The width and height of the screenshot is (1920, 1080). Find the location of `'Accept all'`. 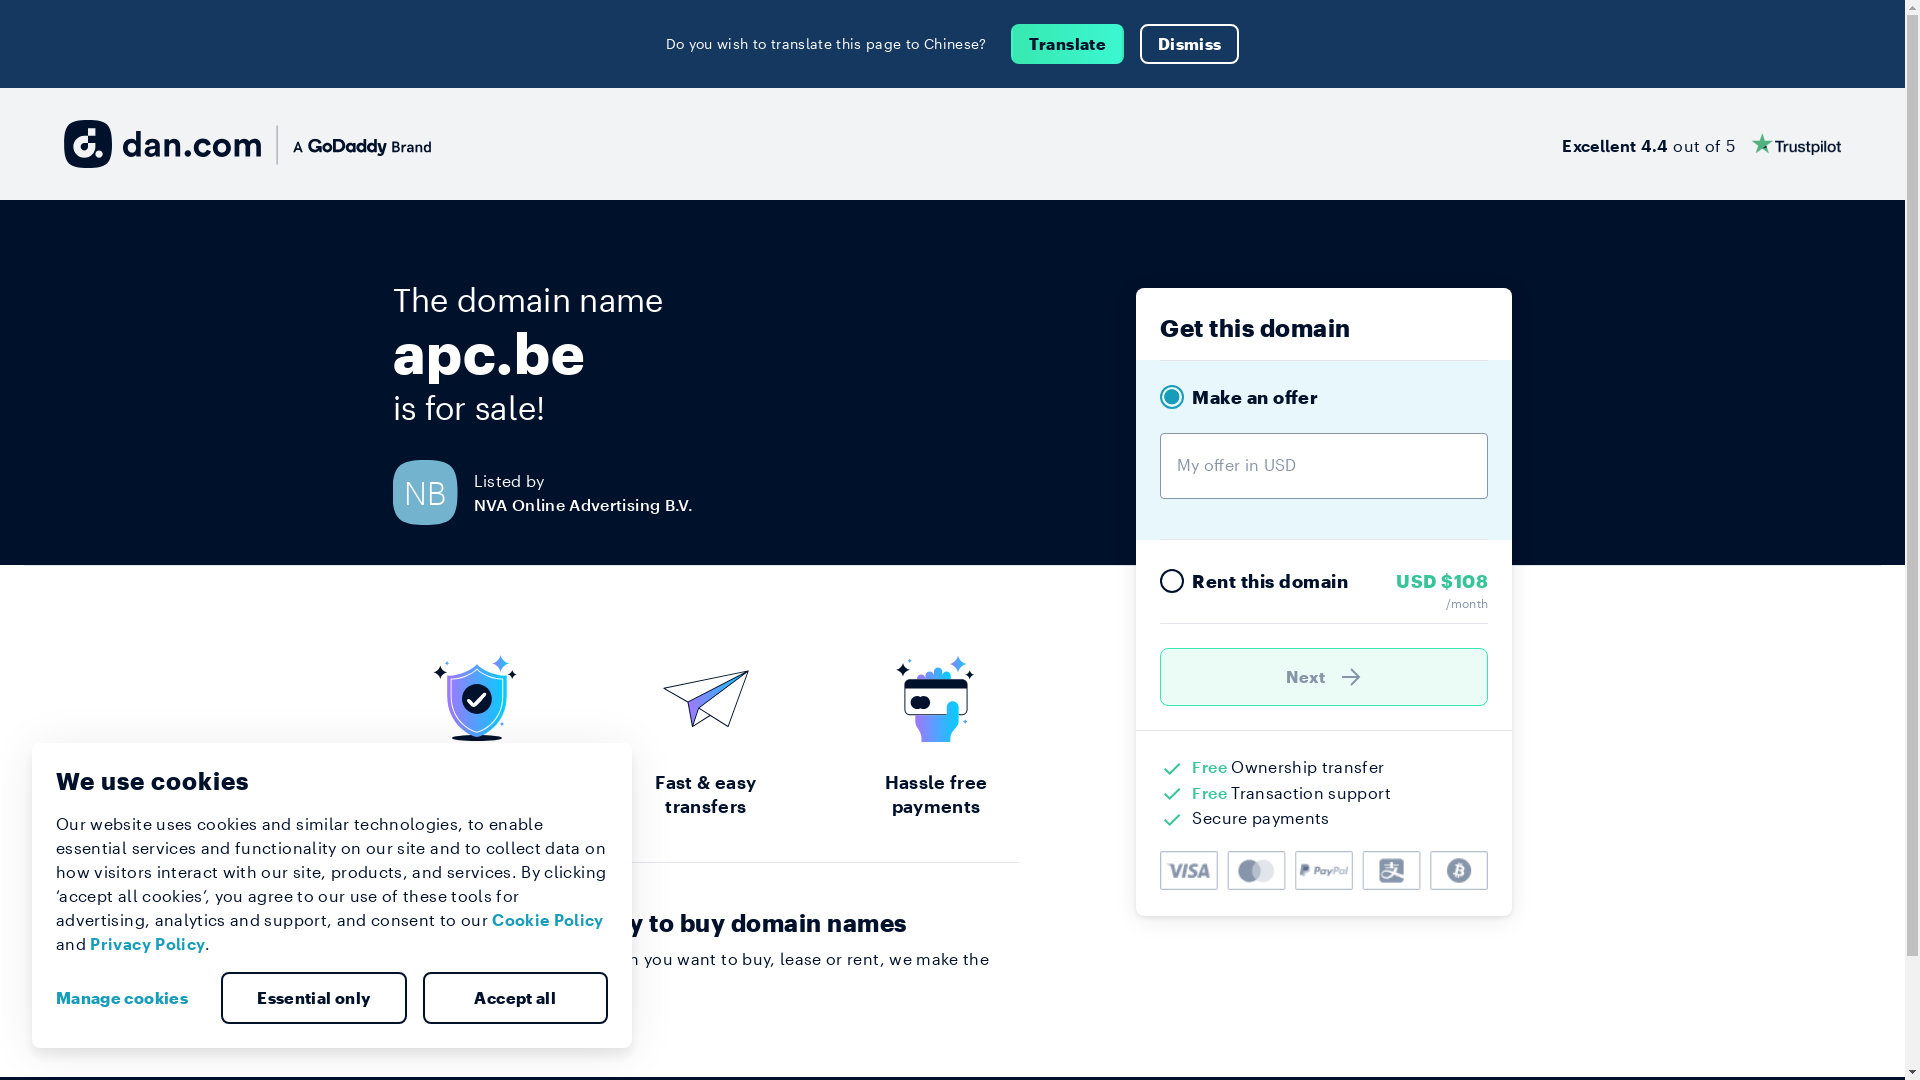

'Accept all' is located at coordinates (514, 998).